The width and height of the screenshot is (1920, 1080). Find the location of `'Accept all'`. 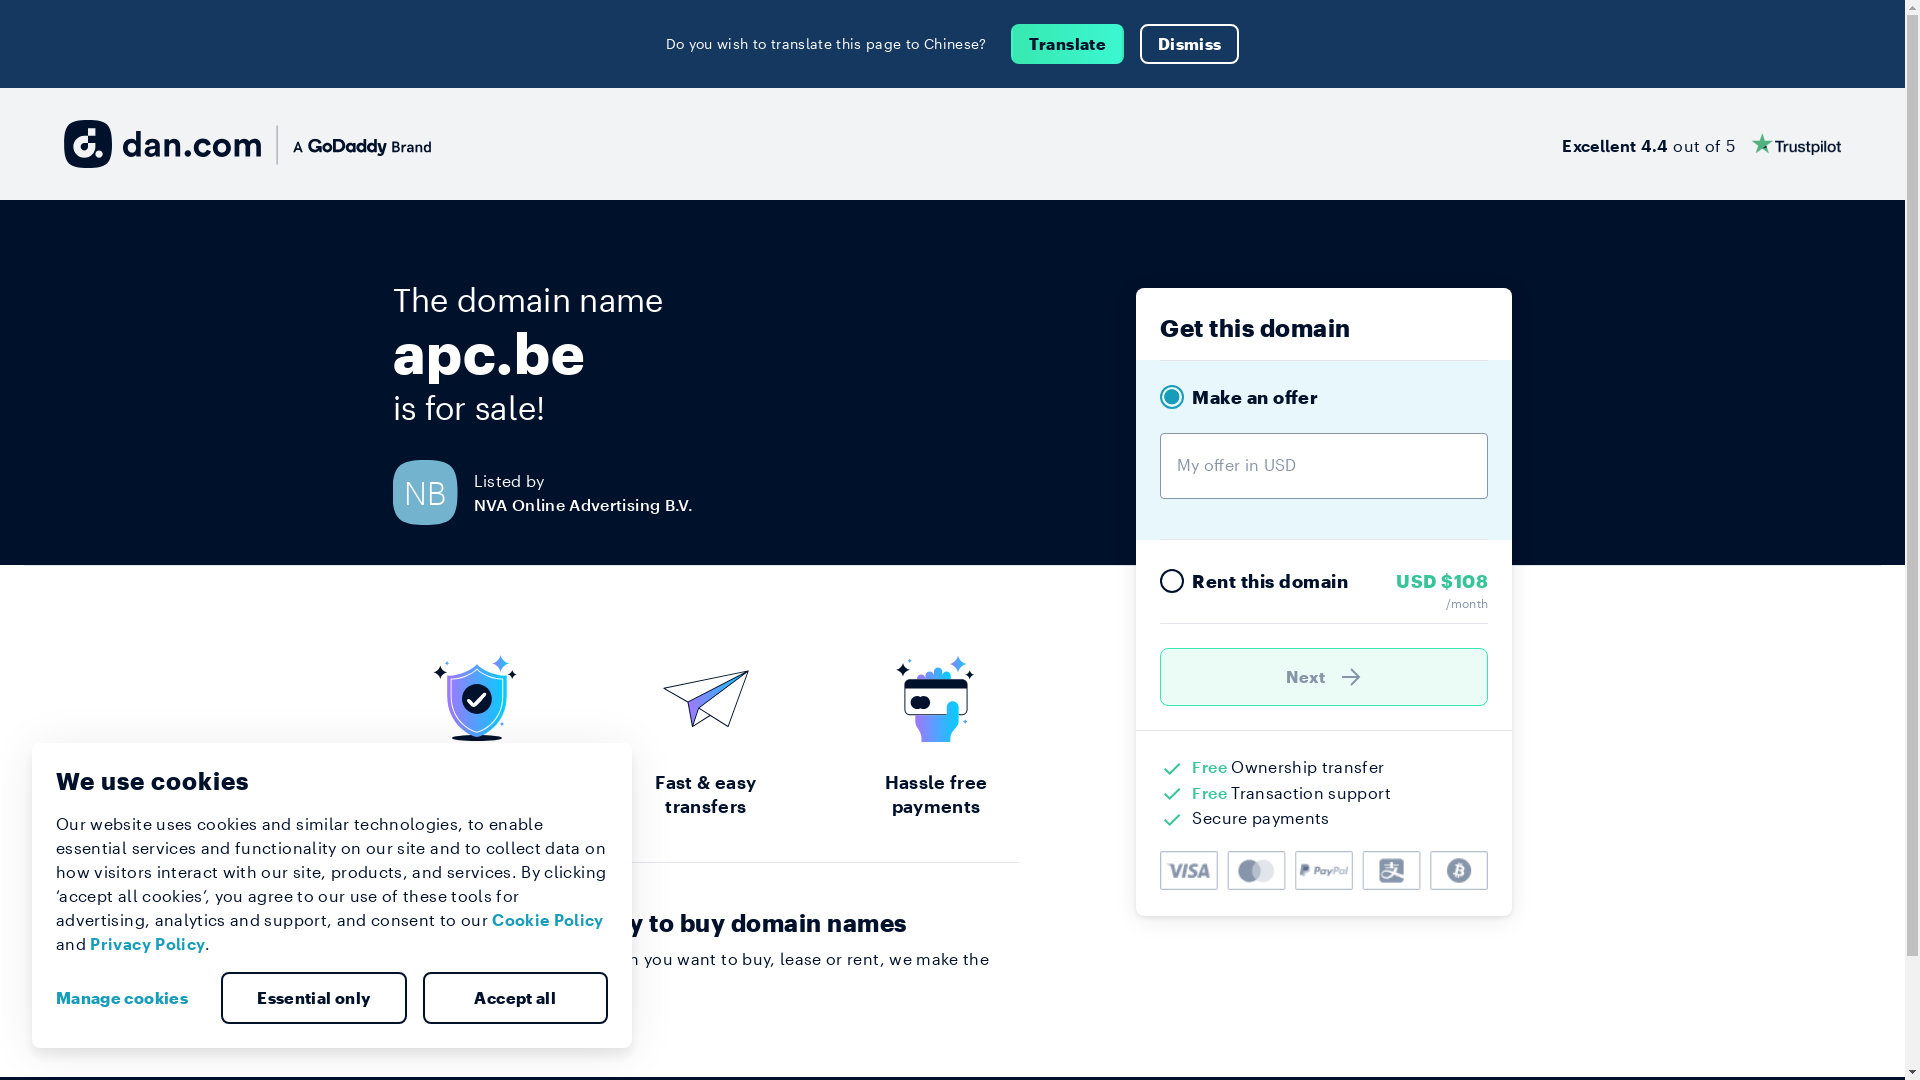

'Accept all' is located at coordinates (514, 998).